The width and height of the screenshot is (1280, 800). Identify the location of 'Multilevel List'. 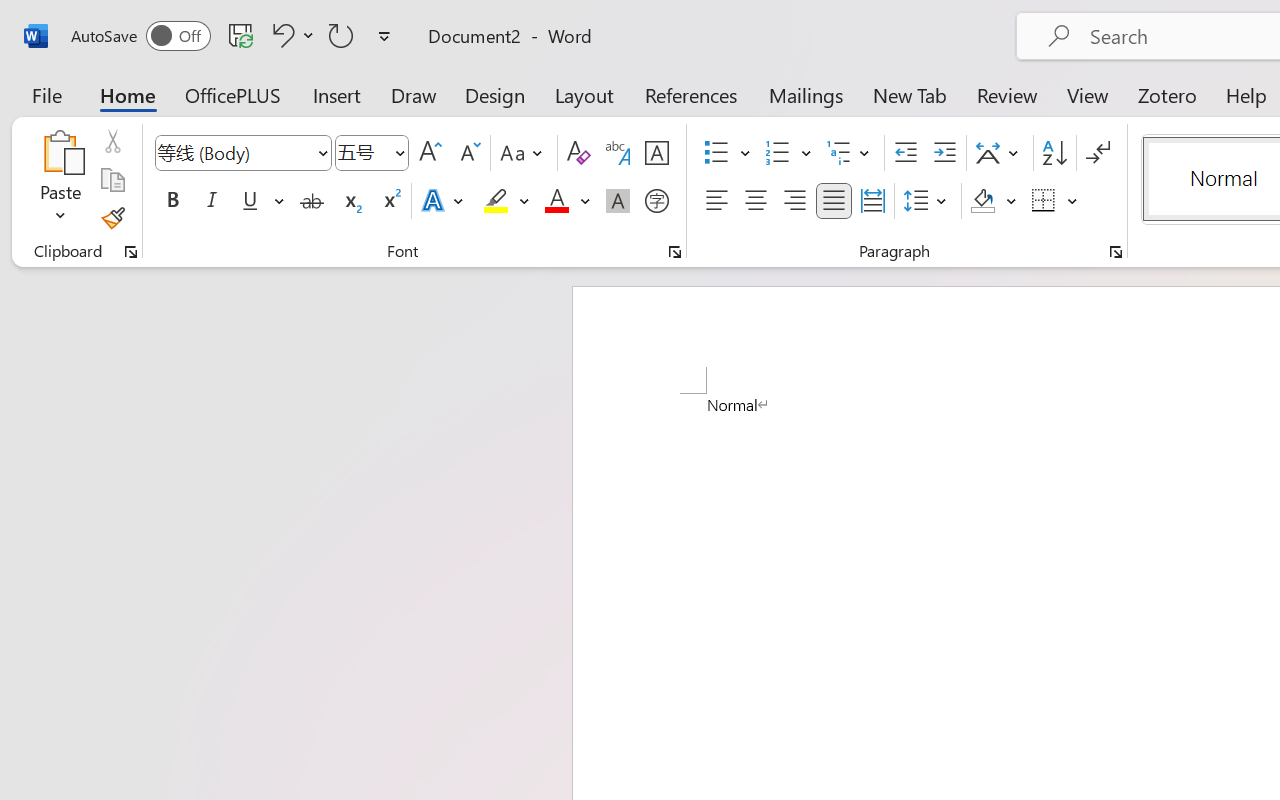
(850, 153).